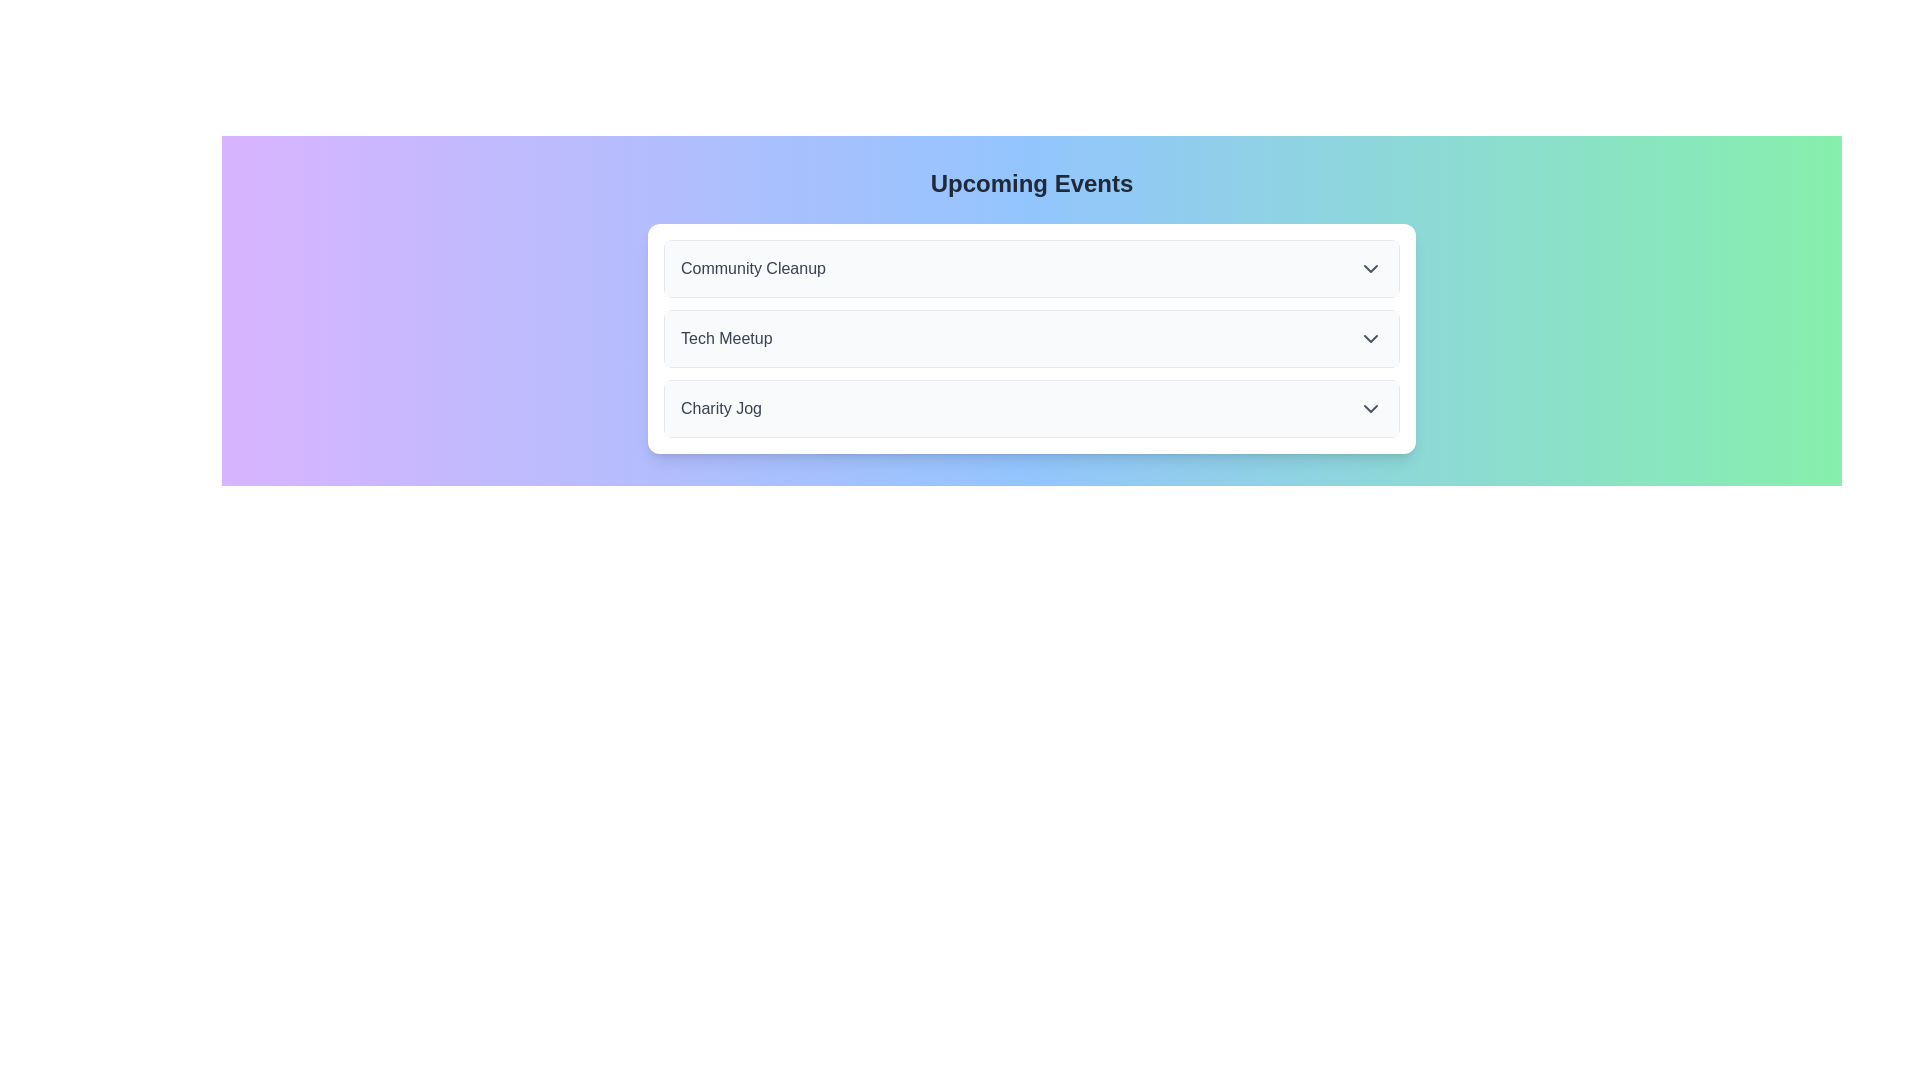  What do you see at coordinates (1032, 407) in the screenshot?
I see `the third item in the vertically stacked list, which serves as a button` at bounding box center [1032, 407].